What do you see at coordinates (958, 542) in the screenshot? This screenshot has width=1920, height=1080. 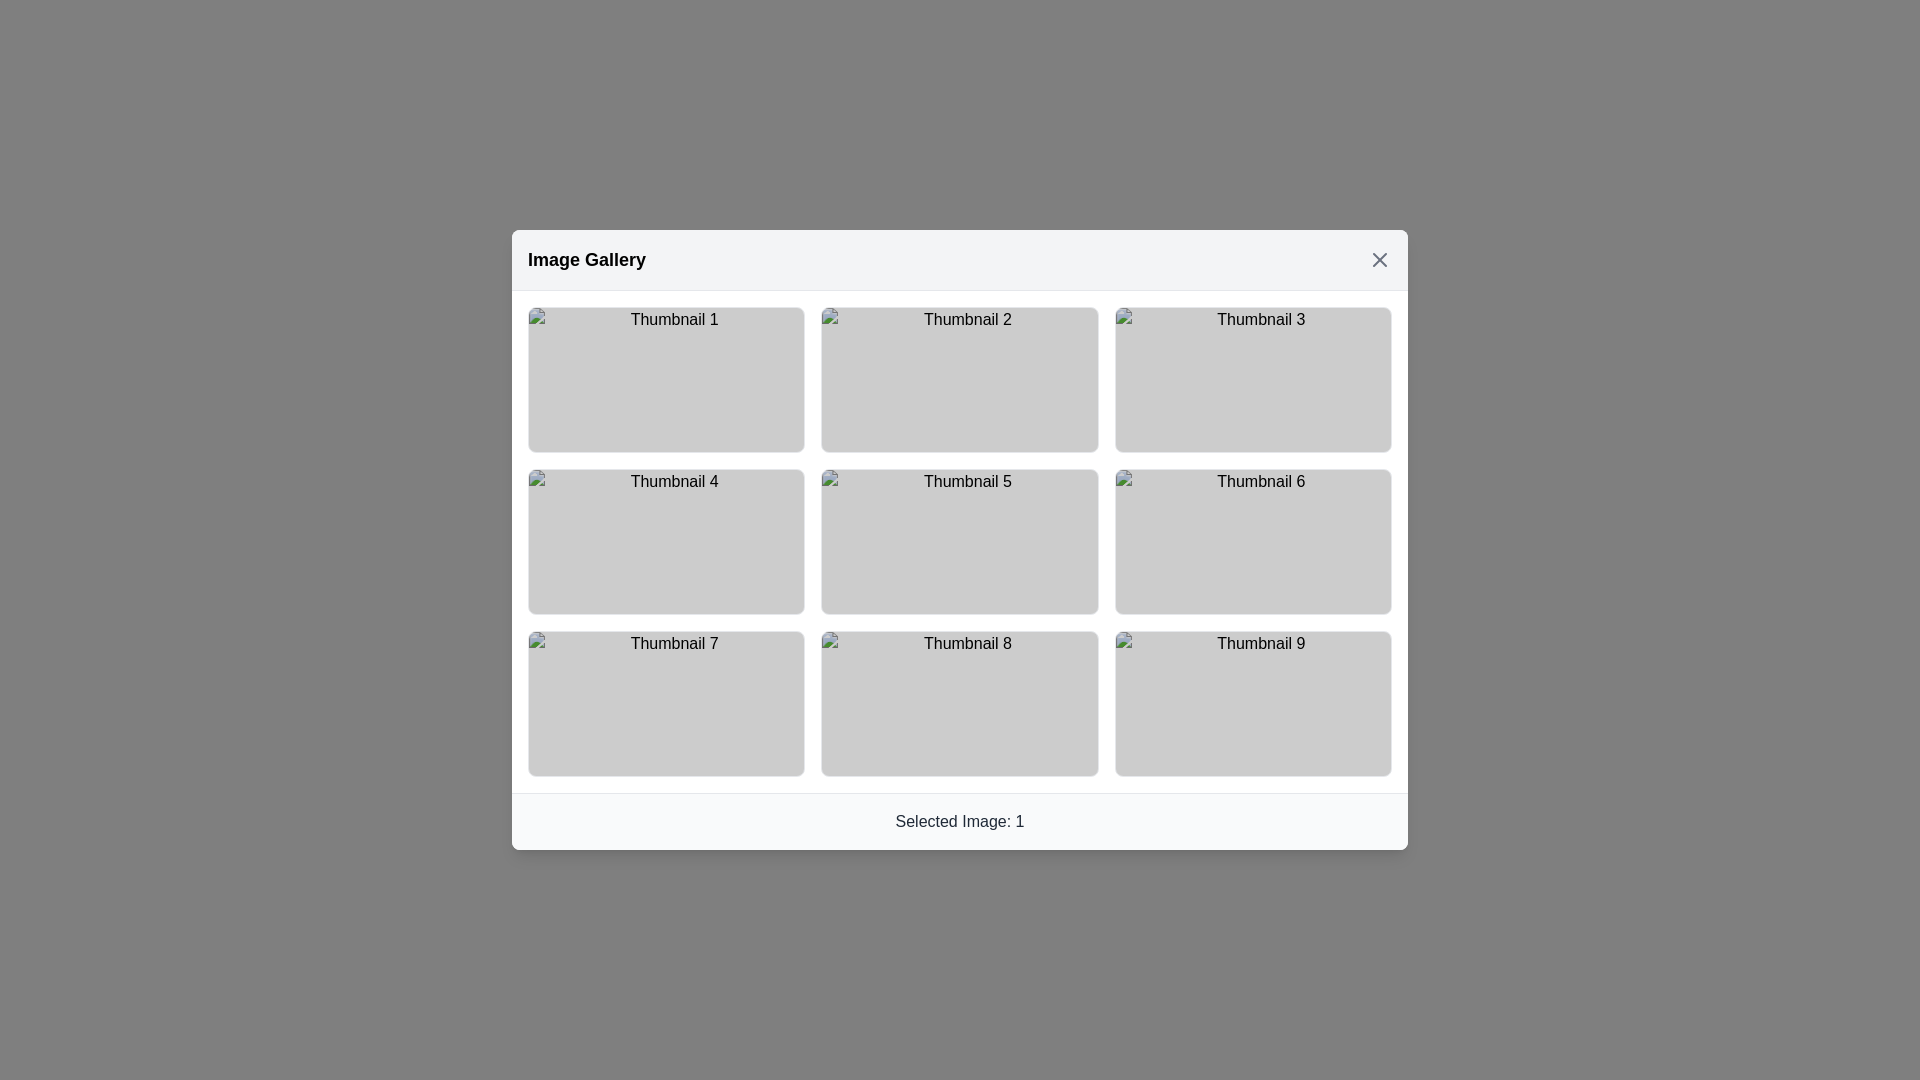 I see `the interactive thumbnail labeled 'Thumbnail 5' located in the center column of the second row in the grid` at bounding box center [958, 542].